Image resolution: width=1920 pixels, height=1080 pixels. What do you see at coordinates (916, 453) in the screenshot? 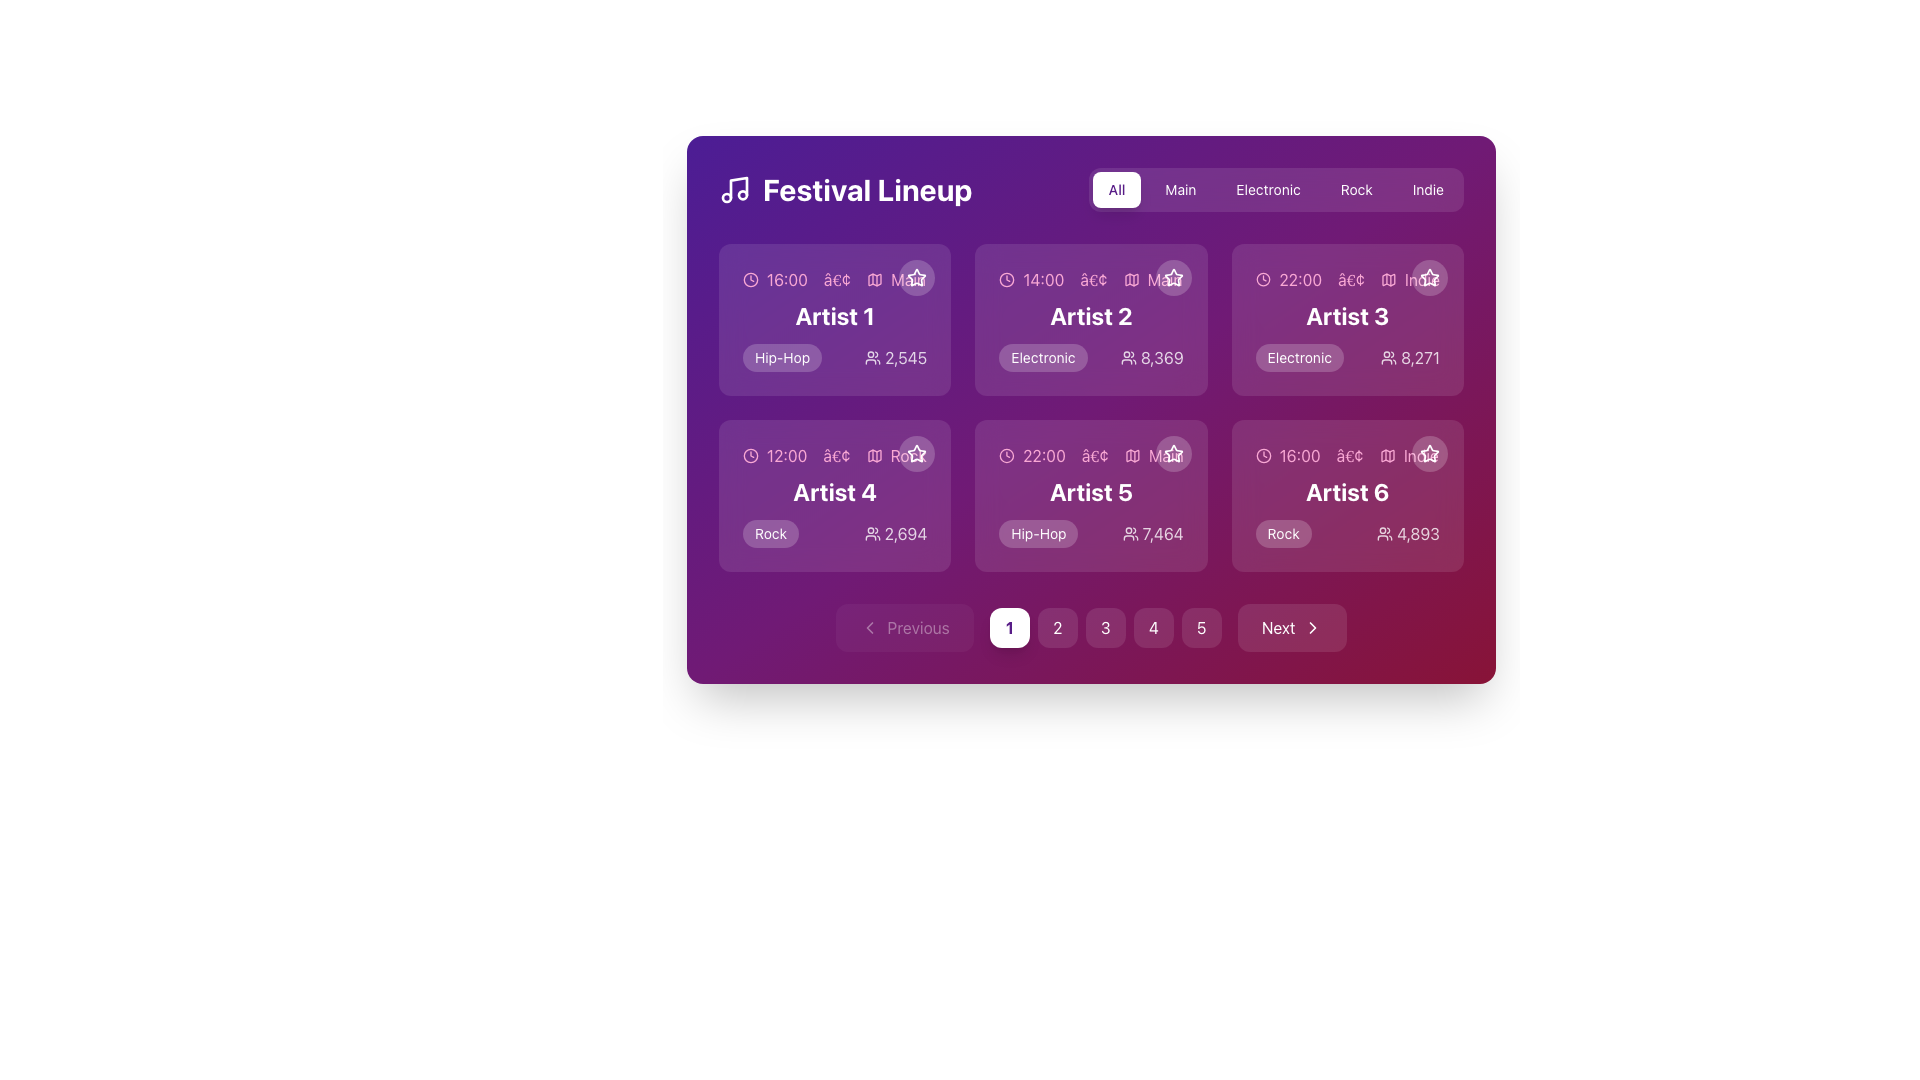
I see `the star icon located` at bounding box center [916, 453].